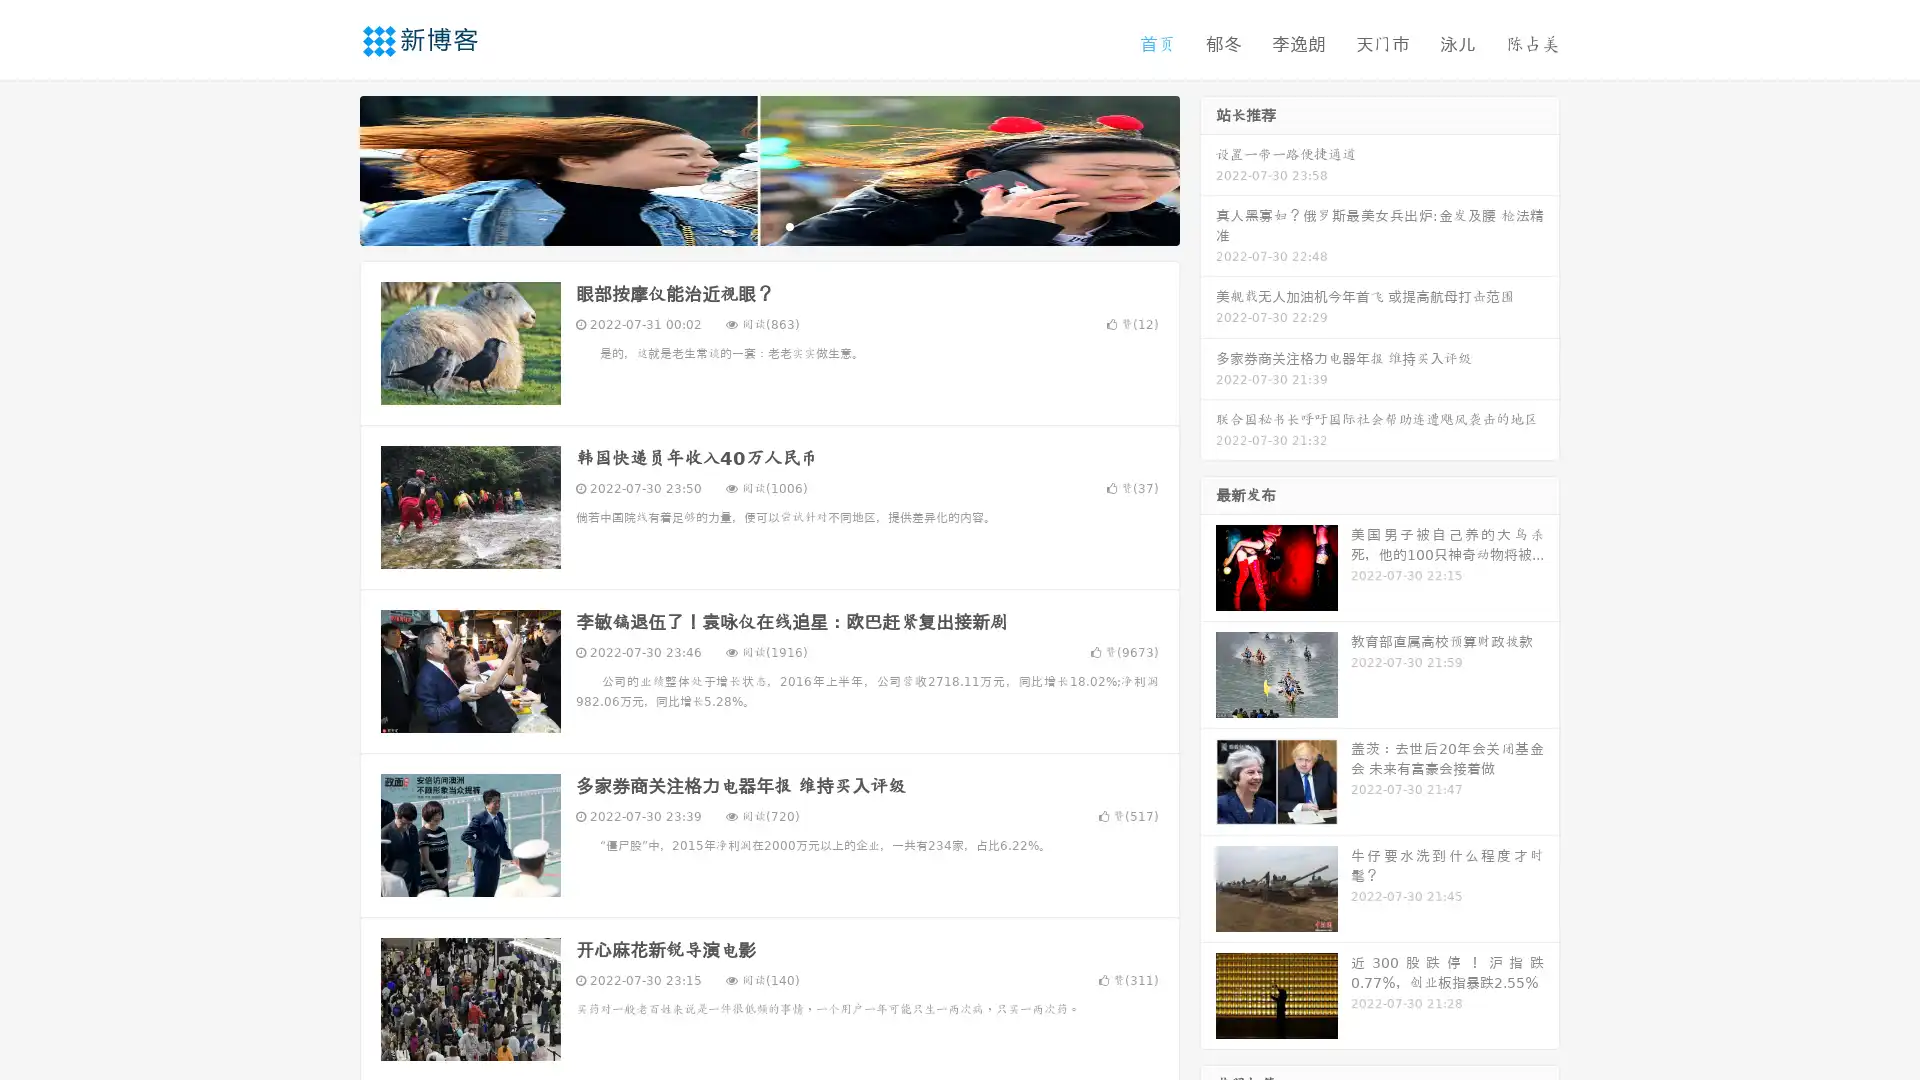  Describe the element at coordinates (789, 225) in the screenshot. I see `Go to slide 3` at that location.